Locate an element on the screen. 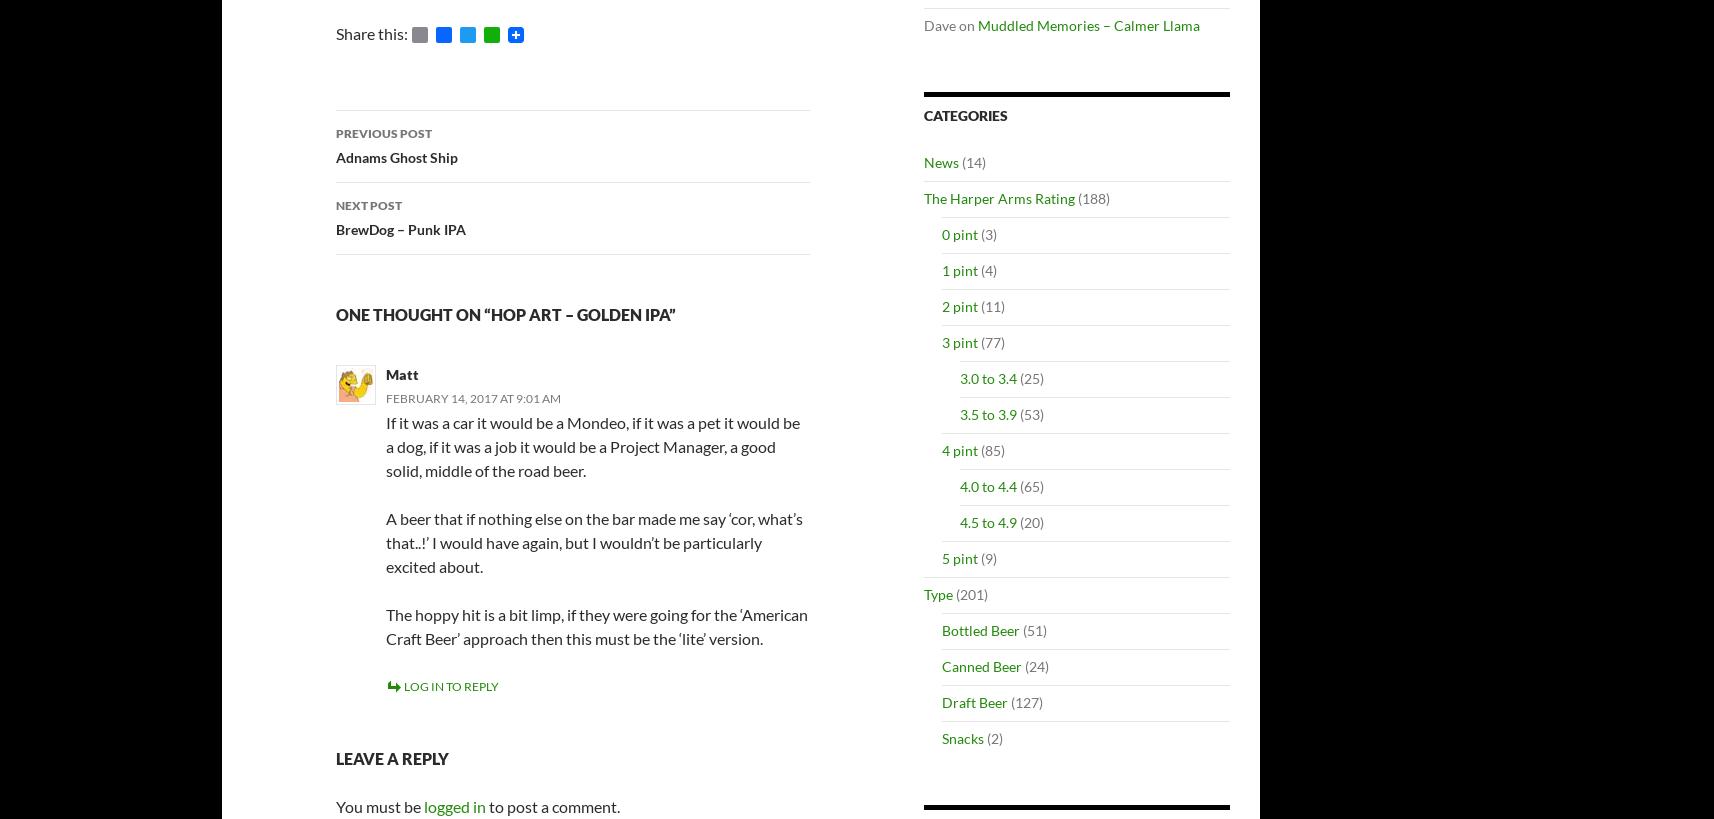 This screenshot has width=1714, height=819. 'Dave' is located at coordinates (938, 24).